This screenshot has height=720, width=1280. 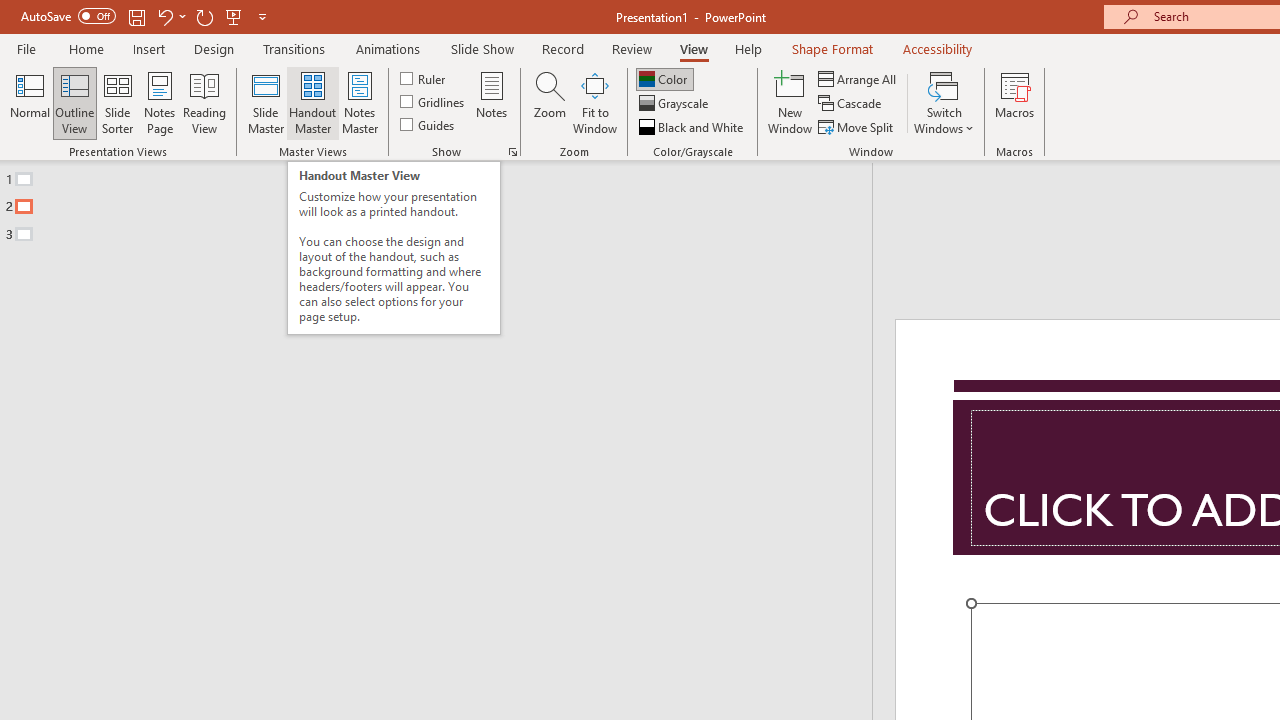 I want to click on 'Outline View', so click(x=74, y=103).